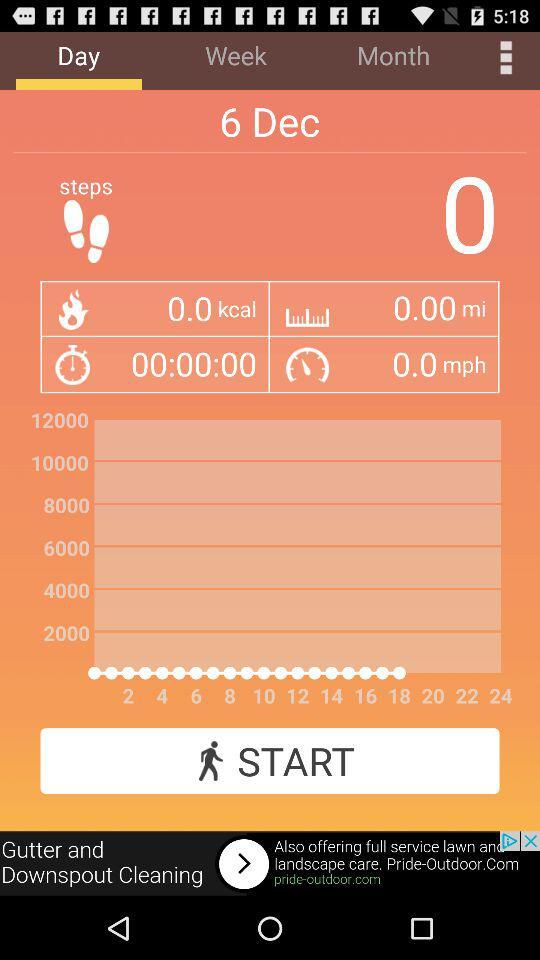 This screenshot has height=960, width=540. I want to click on advertisement, so click(270, 863).